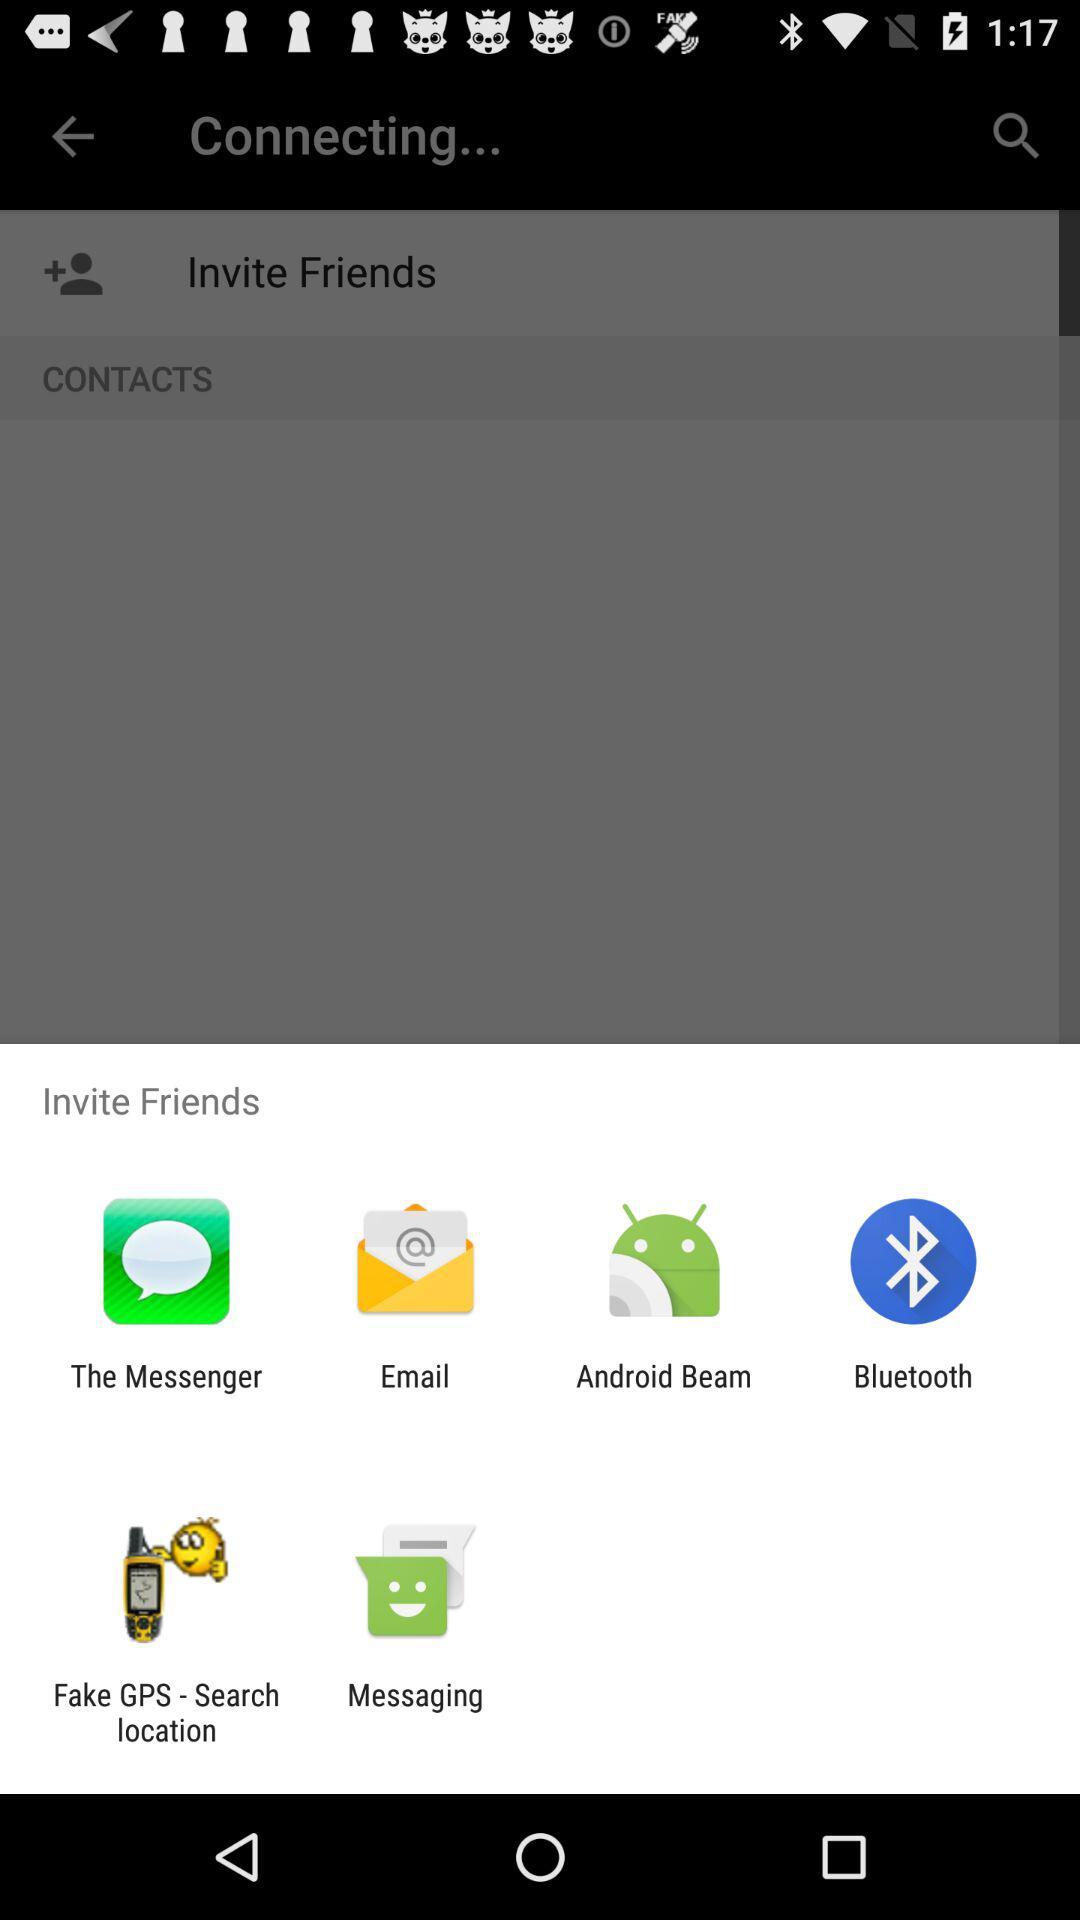 This screenshot has width=1080, height=1920. I want to click on icon next to the bluetooth icon, so click(664, 1392).